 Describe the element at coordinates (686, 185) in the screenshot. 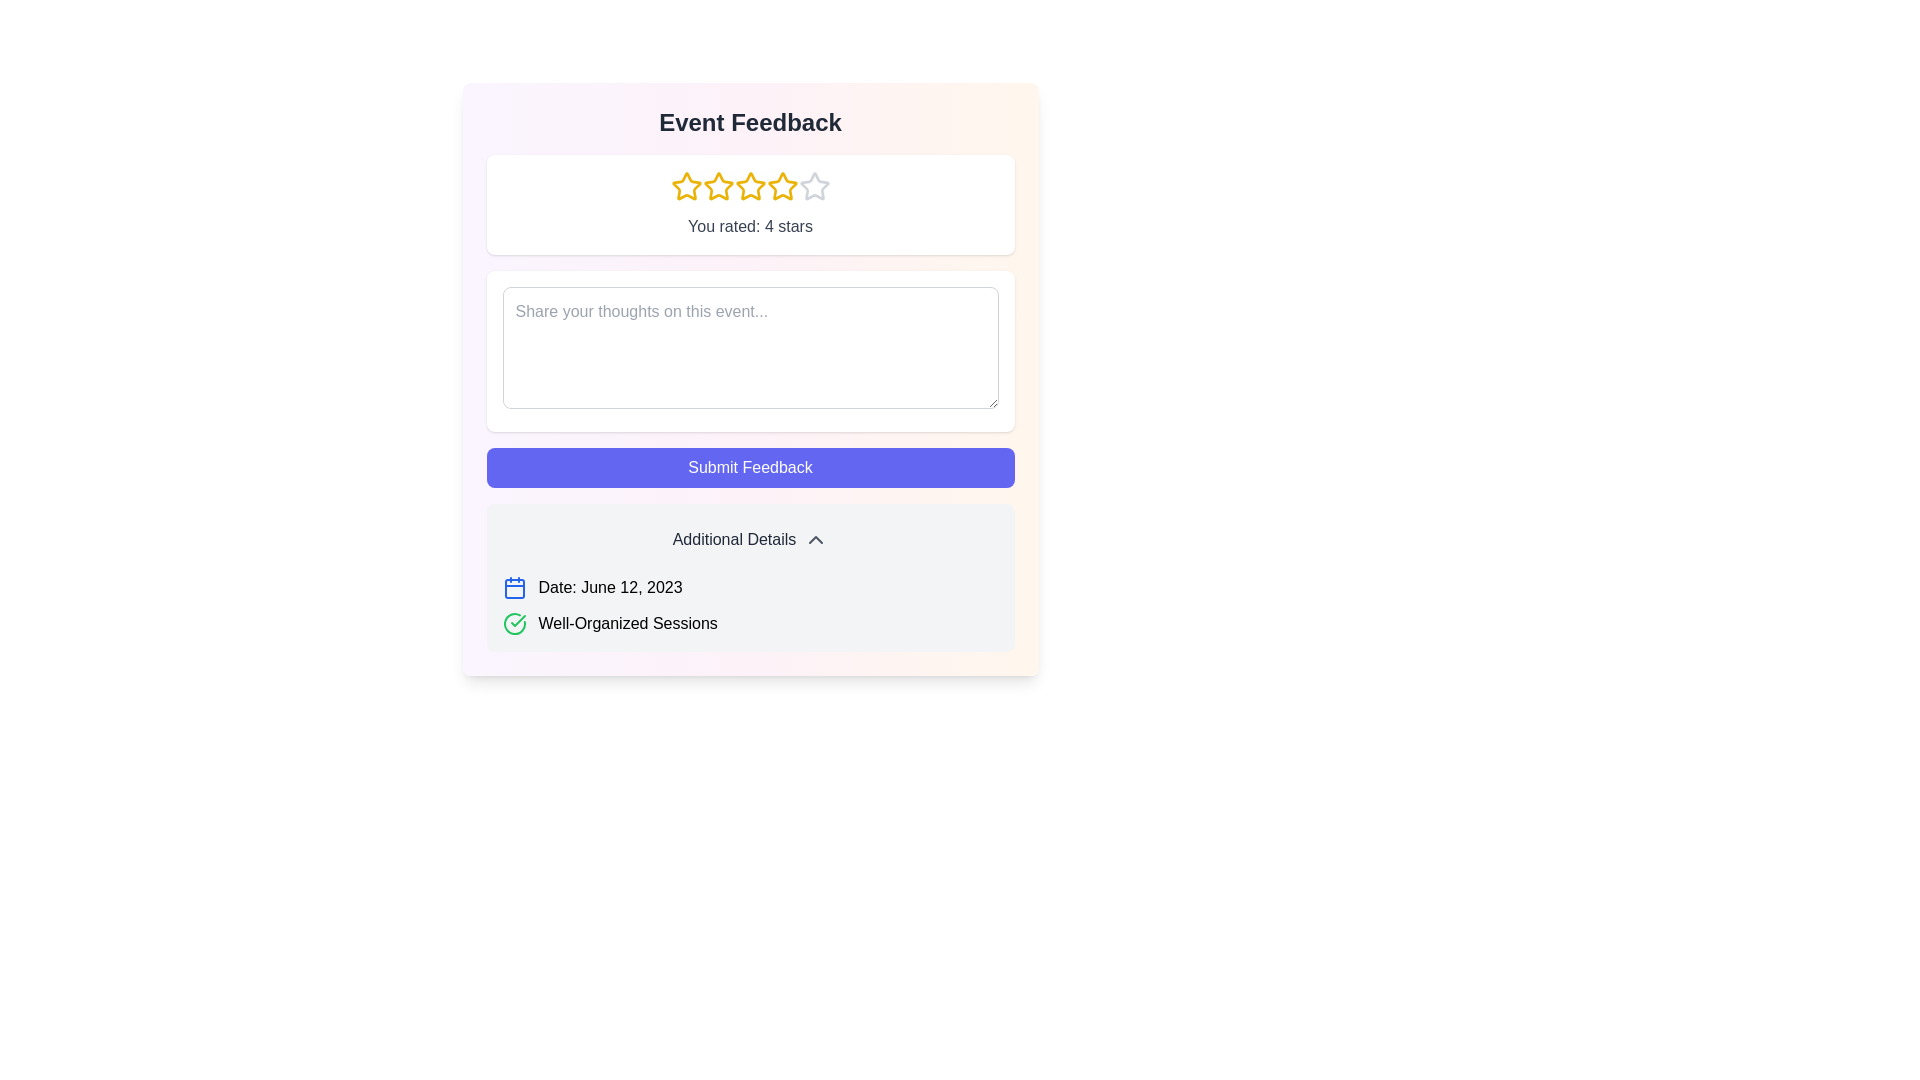

I see `the first star-shaped rating icon with a hollow center and yellow outlines located below the title 'Event Feedback' to rate it` at that location.